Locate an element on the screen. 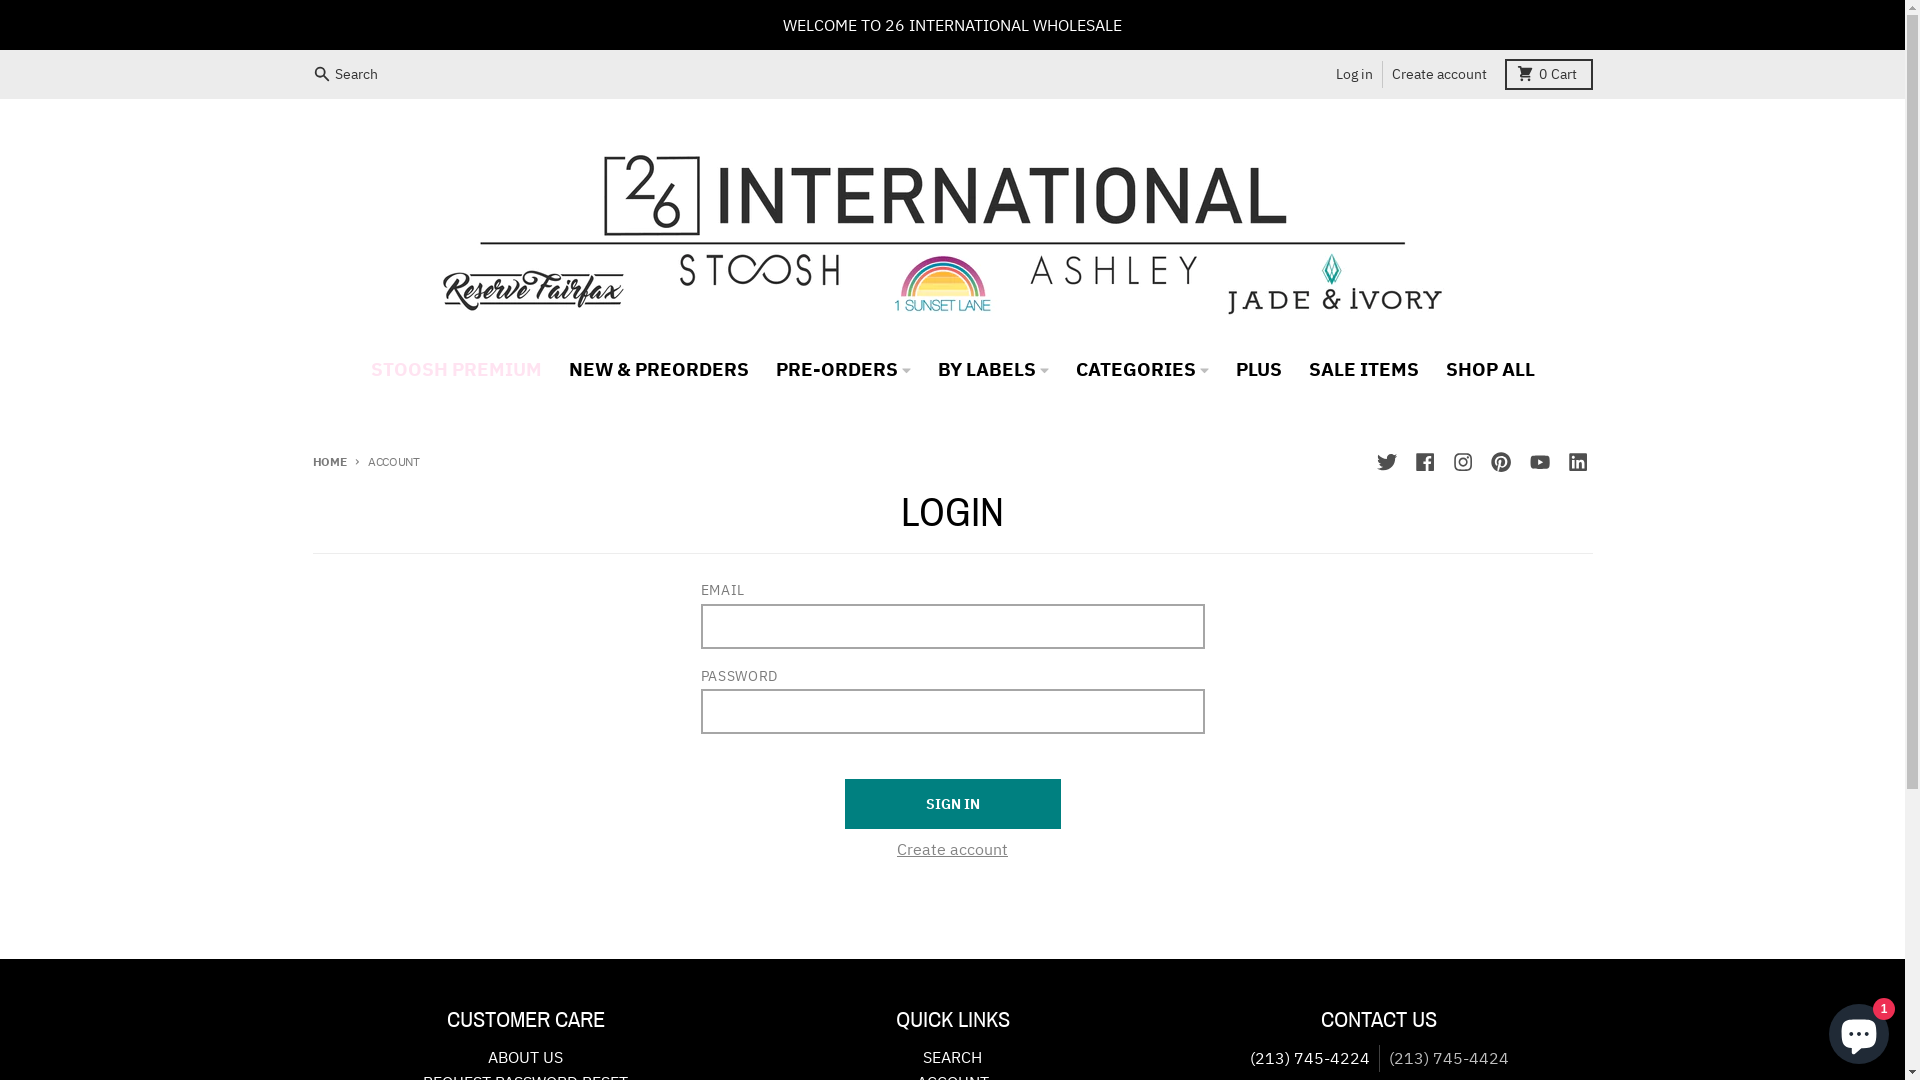 The width and height of the screenshot is (1920, 1080). 'SIGN IN' is located at coordinates (950, 802).